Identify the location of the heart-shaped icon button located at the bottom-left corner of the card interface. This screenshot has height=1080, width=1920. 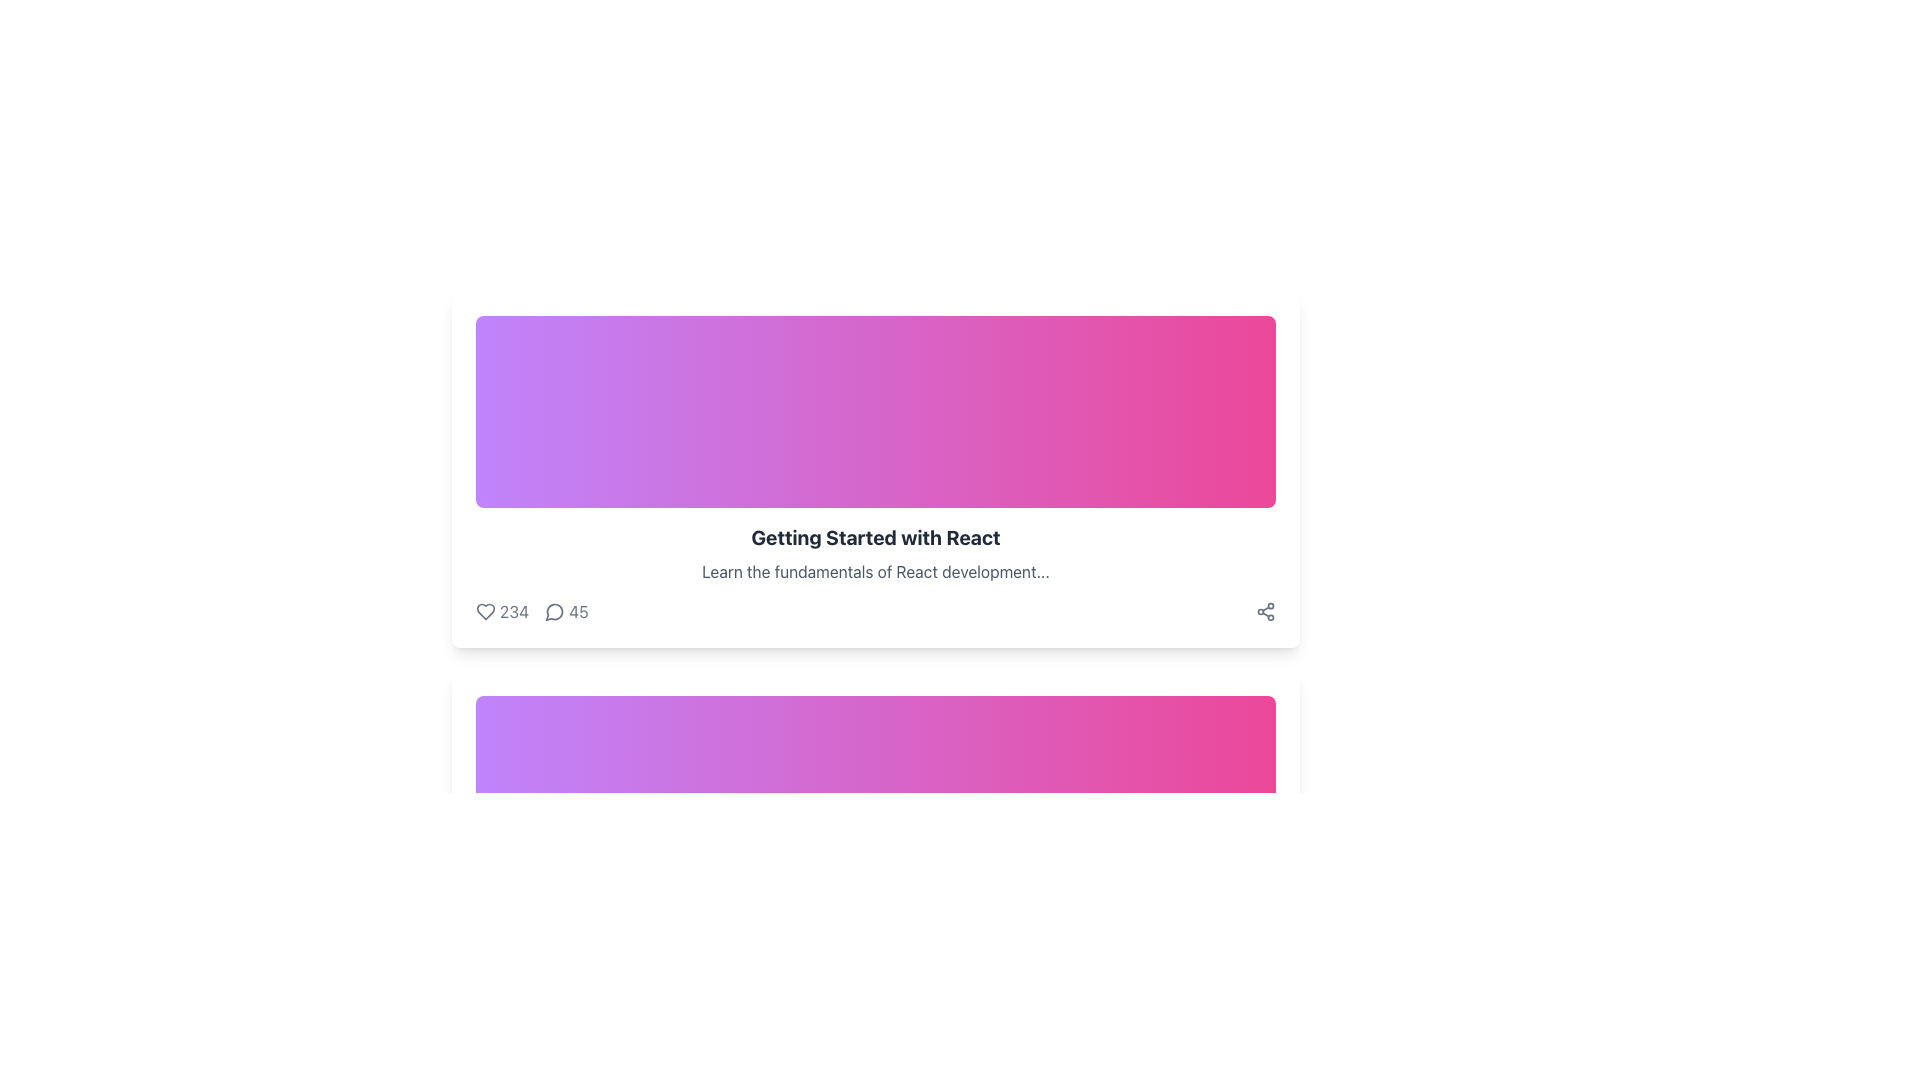
(485, 611).